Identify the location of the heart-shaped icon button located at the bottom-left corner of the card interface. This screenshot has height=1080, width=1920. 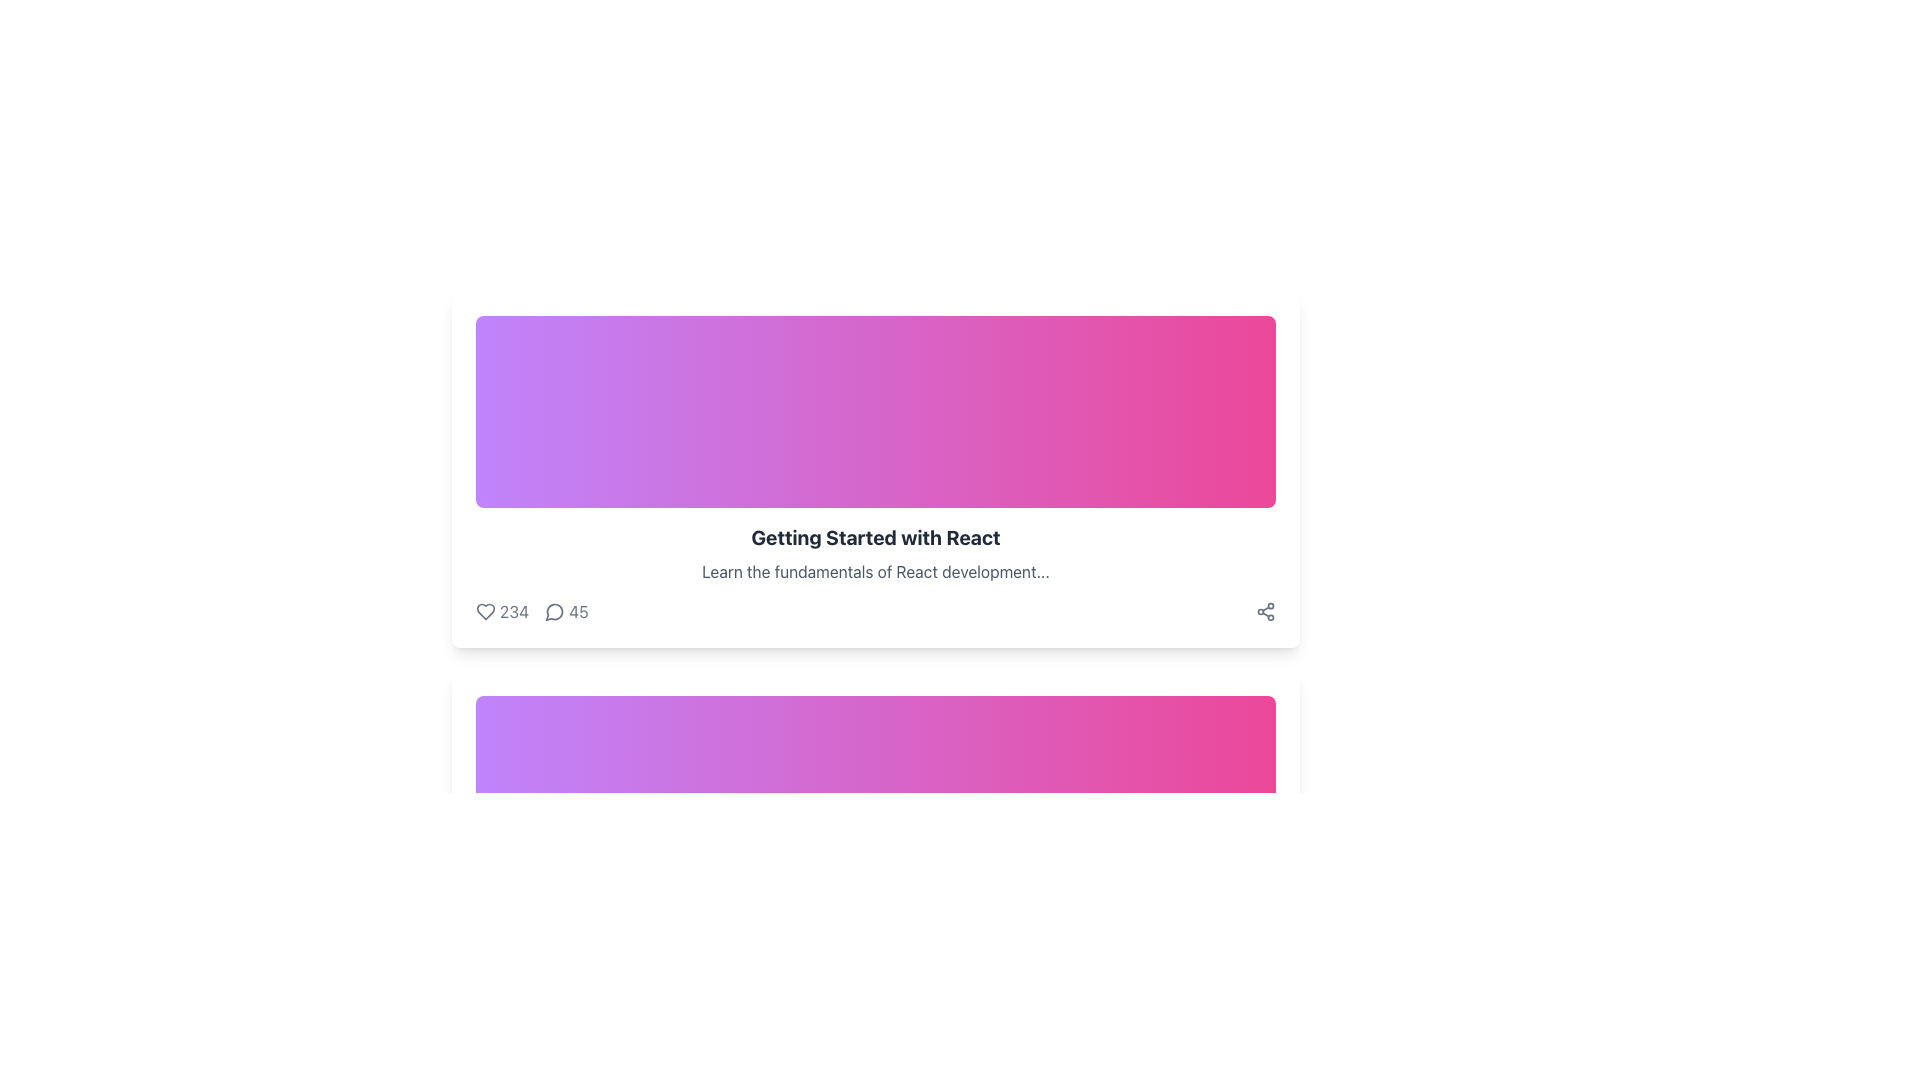
(485, 611).